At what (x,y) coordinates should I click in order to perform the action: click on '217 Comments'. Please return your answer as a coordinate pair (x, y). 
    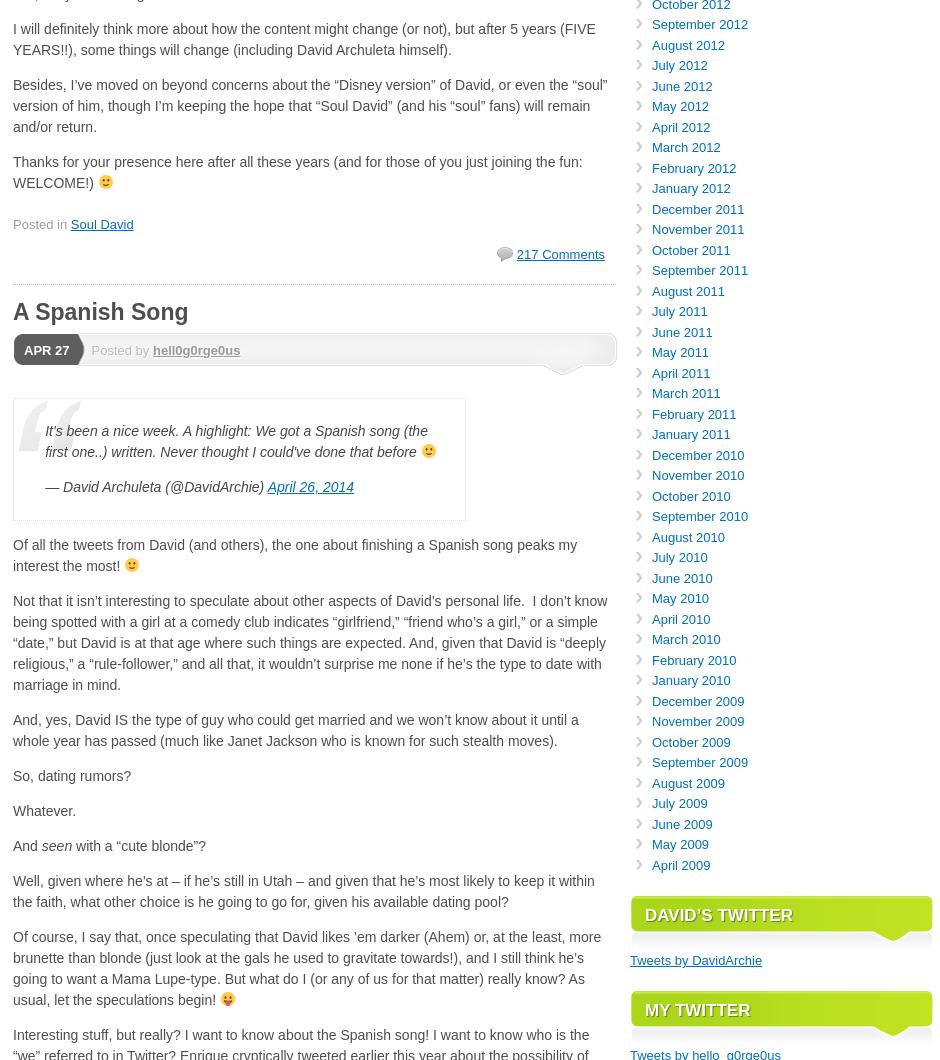
    Looking at the image, I should click on (560, 252).